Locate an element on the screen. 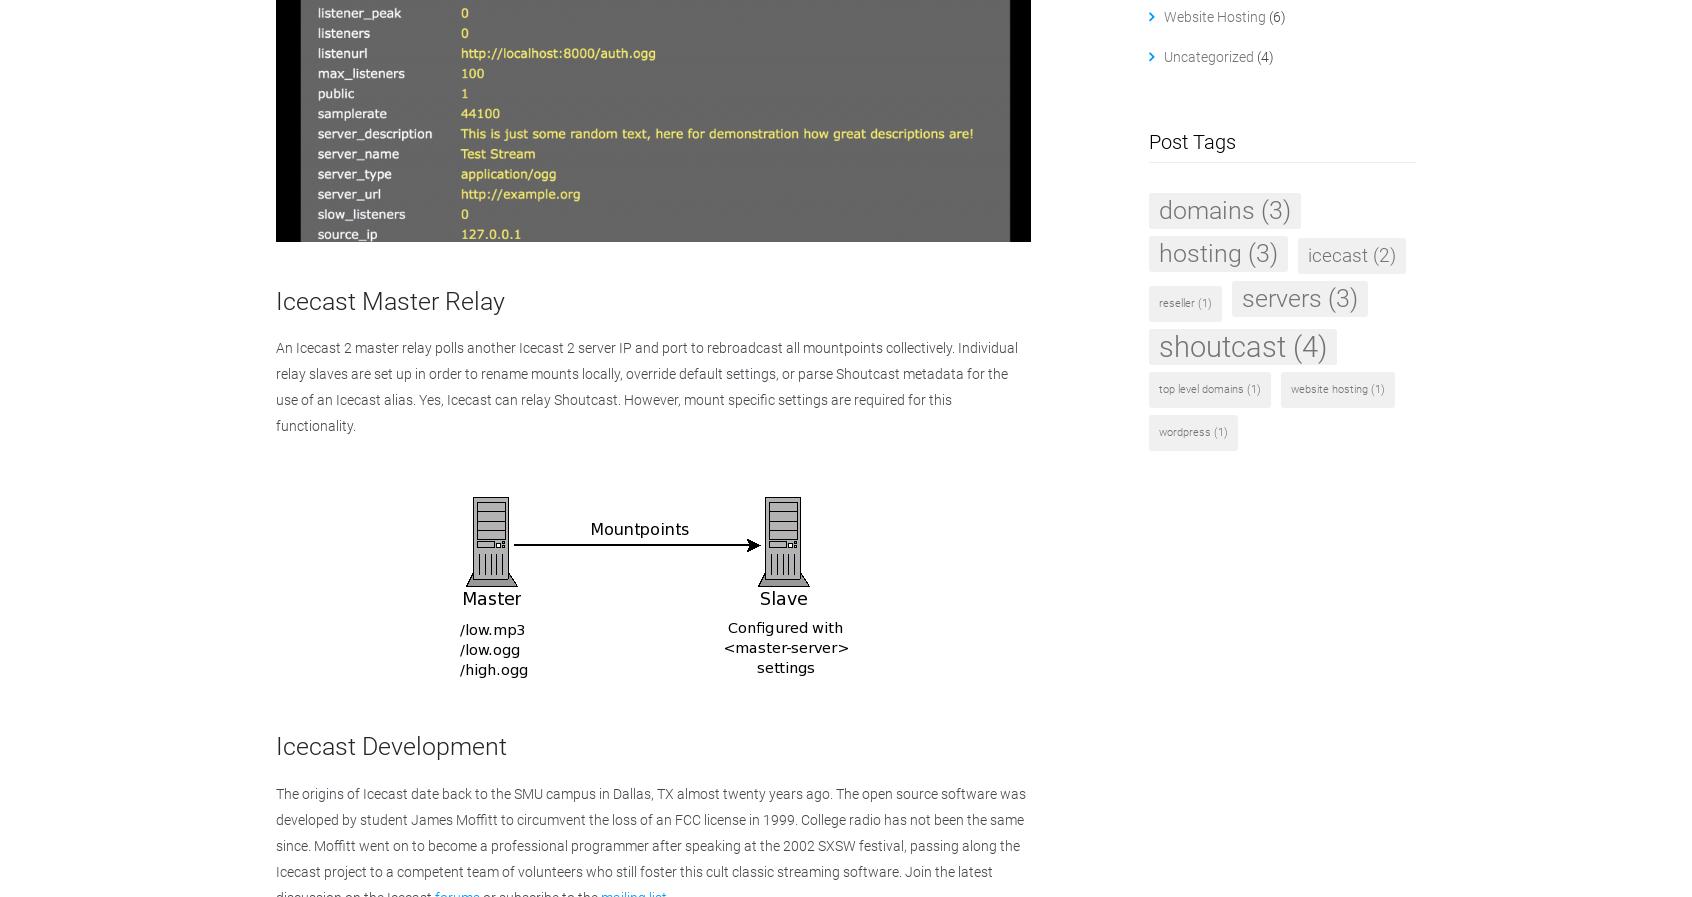  'reseller' is located at coordinates (1174, 302).